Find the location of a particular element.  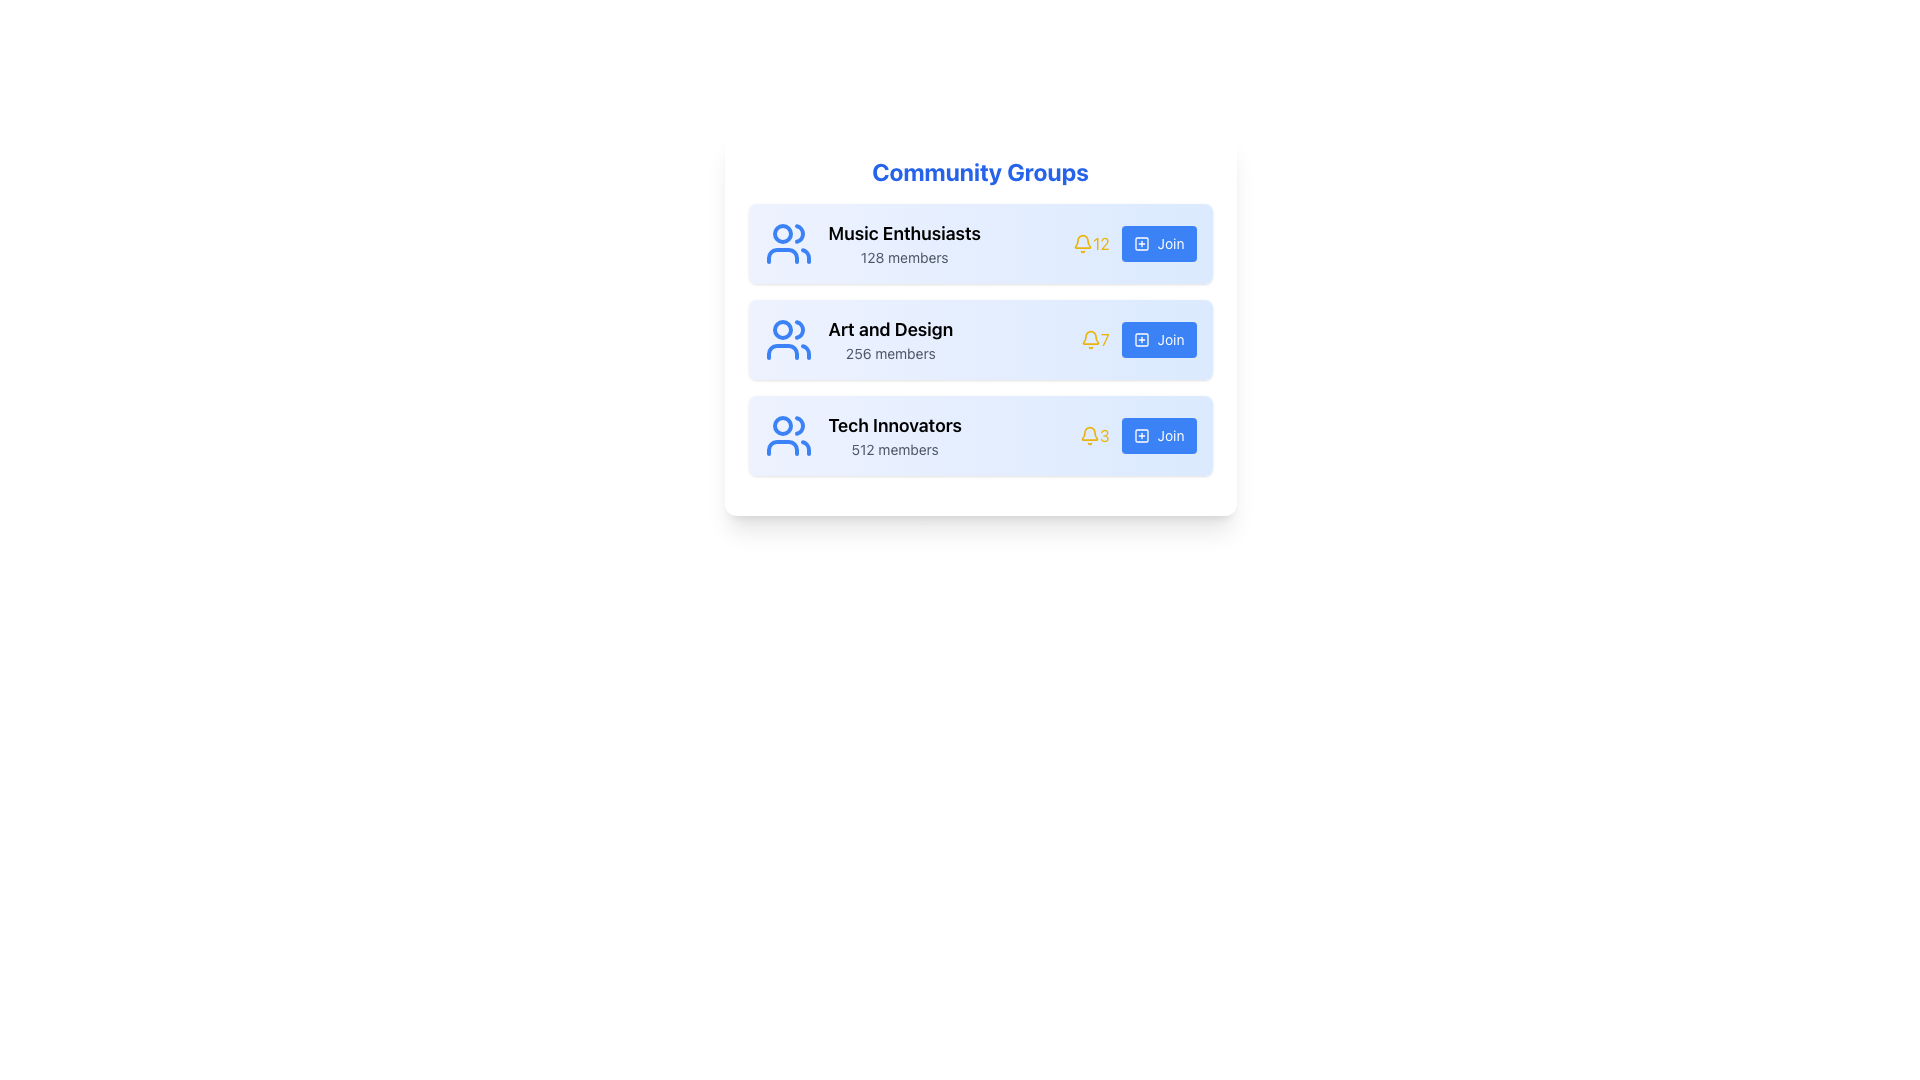

the text label that serves as the title for the associated community group card, which is the first item in the community groups list and is positioned above the '128 members' text is located at coordinates (903, 233).